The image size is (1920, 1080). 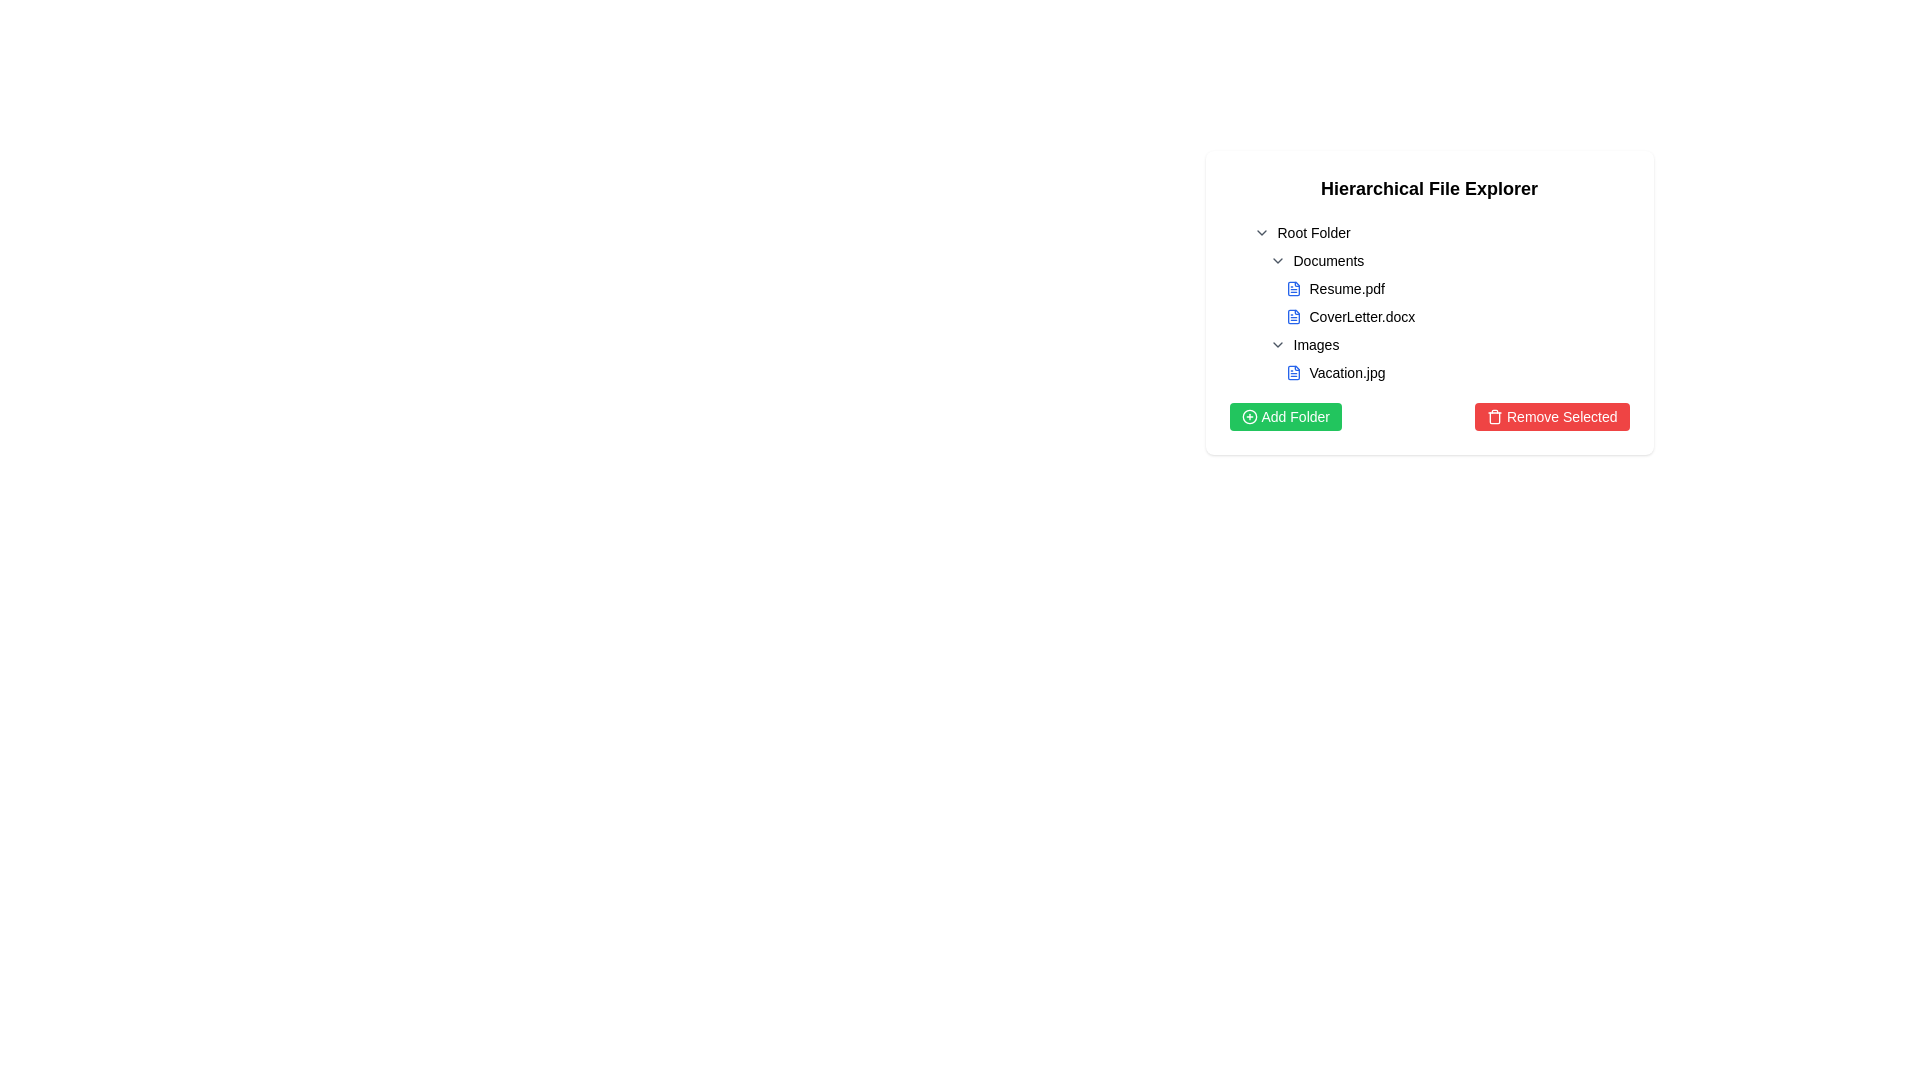 What do you see at coordinates (1361, 315) in the screenshot?
I see `the text label displaying the name of the document in the file explorer` at bounding box center [1361, 315].